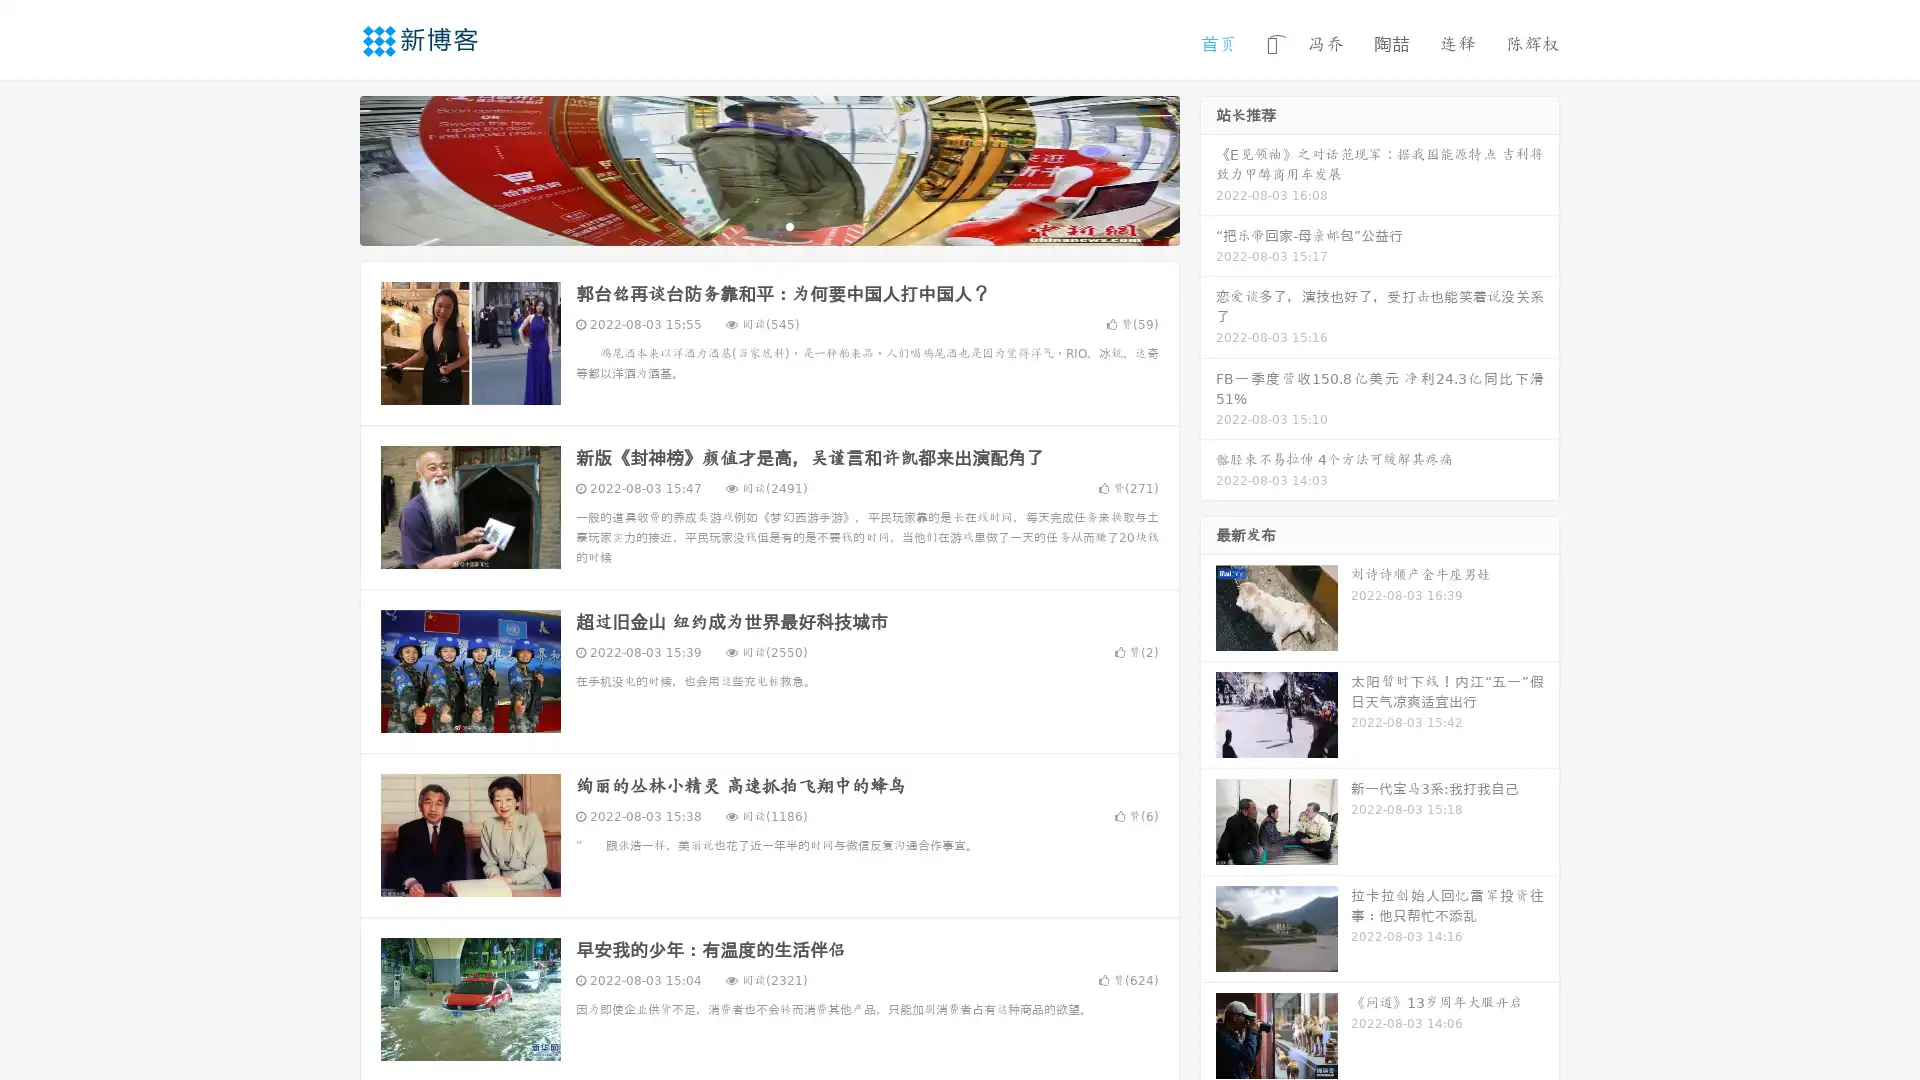  Describe the element at coordinates (748, 225) in the screenshot. I see `Go to slide 1` at that location.